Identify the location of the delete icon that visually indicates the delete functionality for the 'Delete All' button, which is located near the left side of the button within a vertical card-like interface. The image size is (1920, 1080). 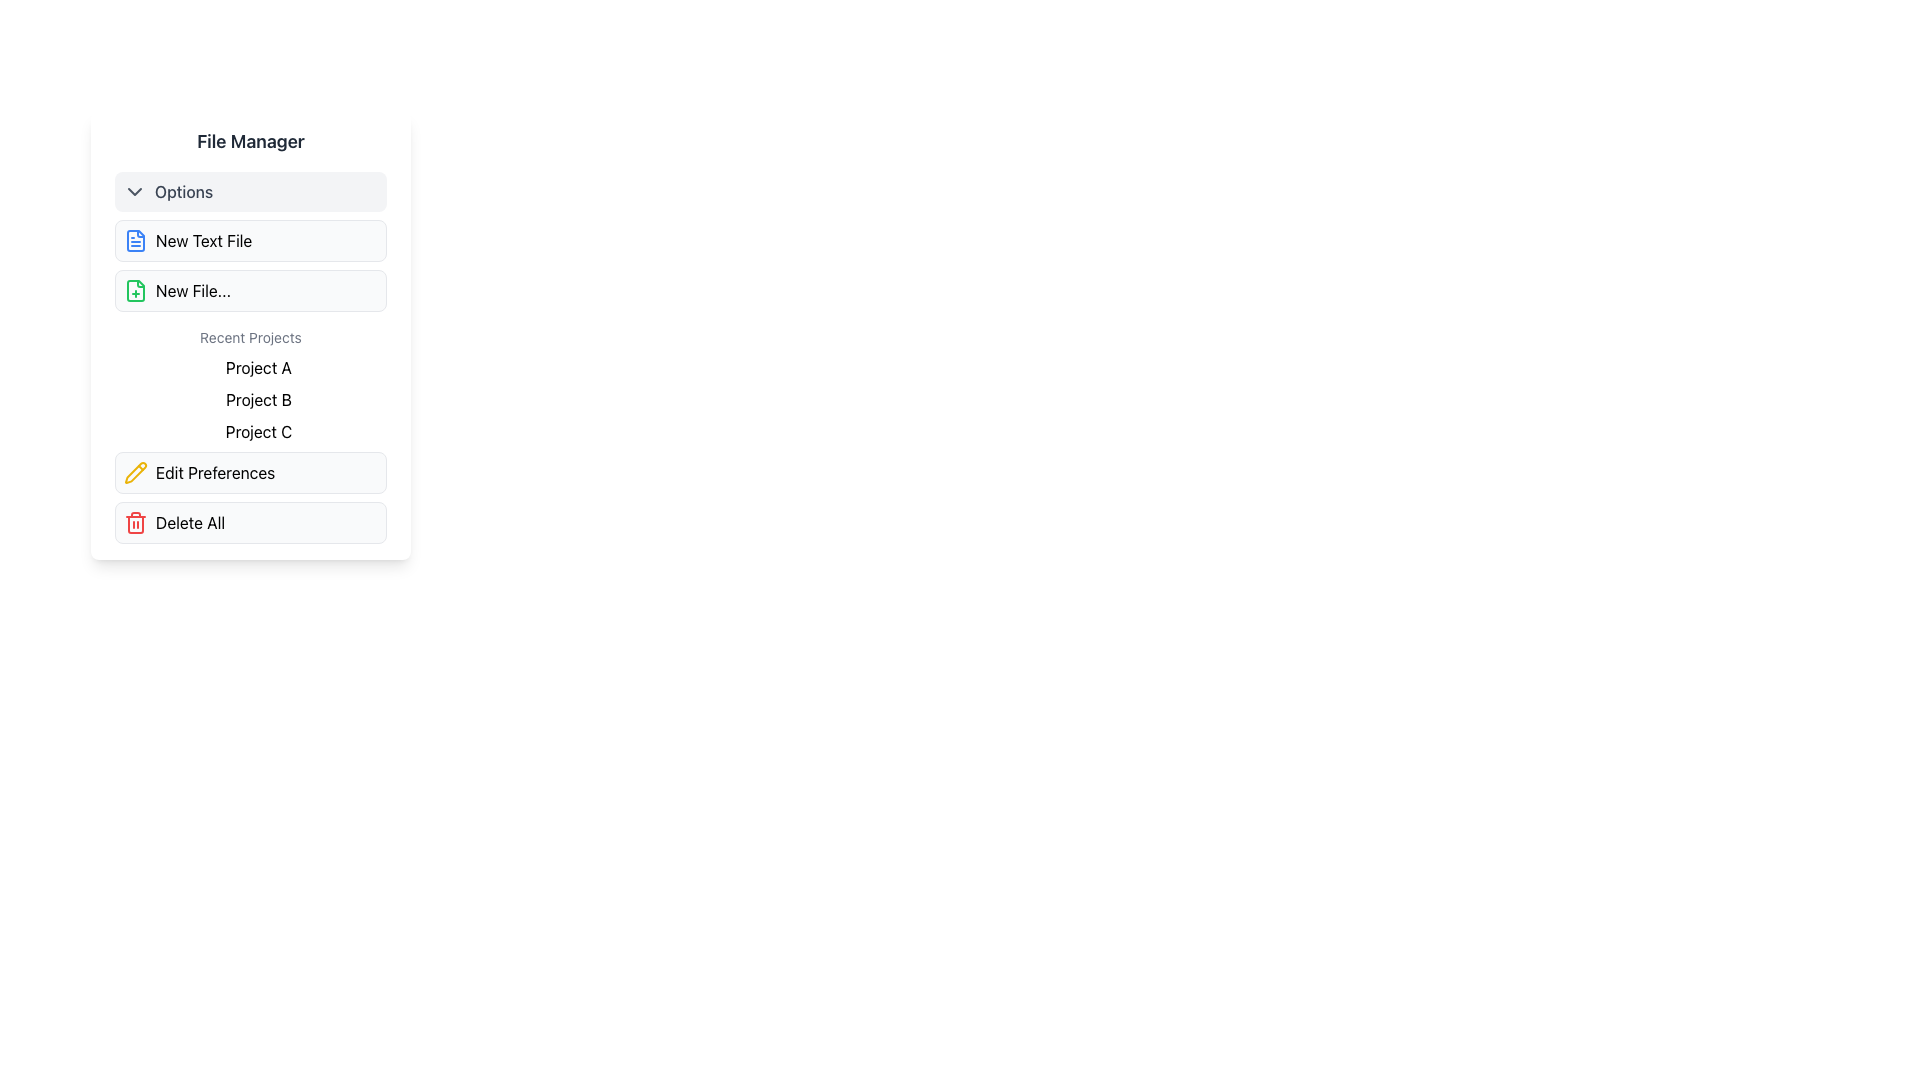
(134, 522).